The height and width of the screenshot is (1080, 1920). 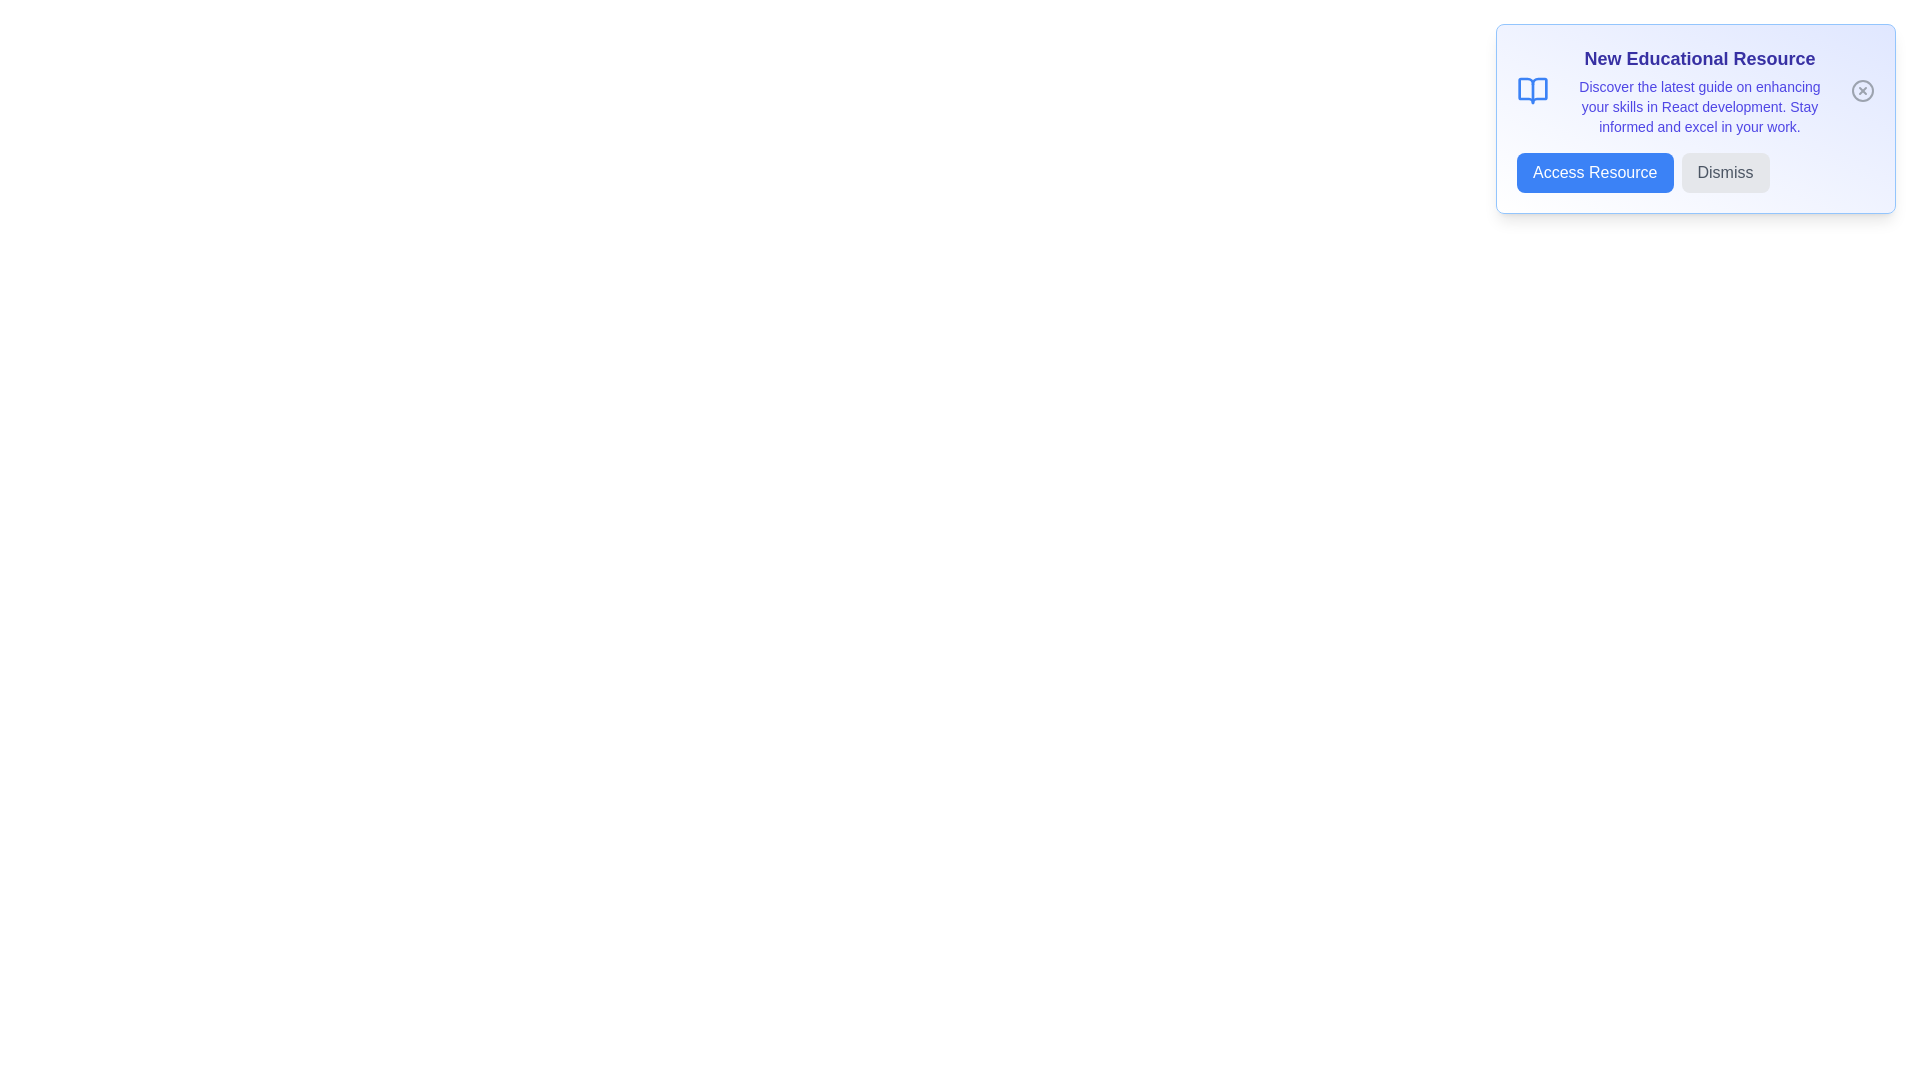 What do you see at coordinates (1861, 91) in the screenshot?
I see `the close icon button to close the alert` at bounding box center [1861, 91].